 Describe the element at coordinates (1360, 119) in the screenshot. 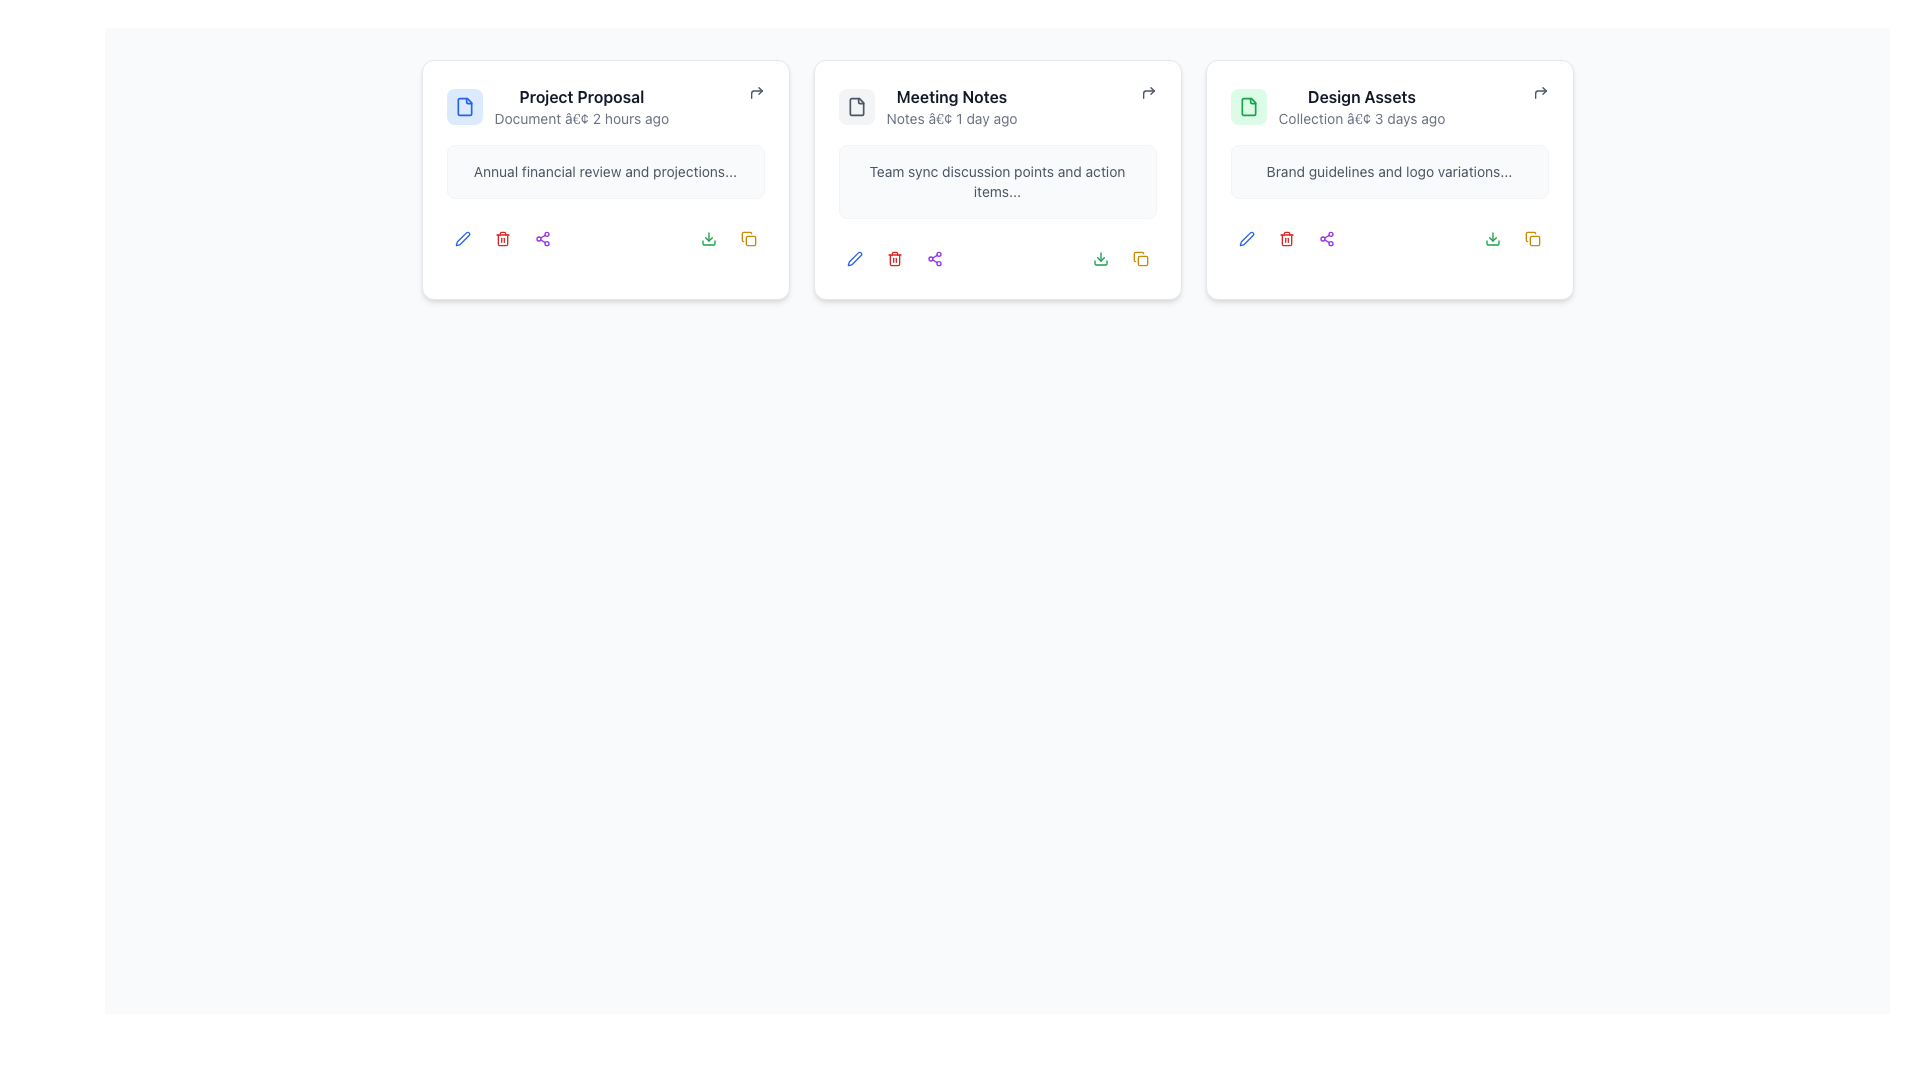

I see `text label displaying 'Collection • 3 days ago' which is located below the 'Design Assets' header inside a card in the interface` at that location.